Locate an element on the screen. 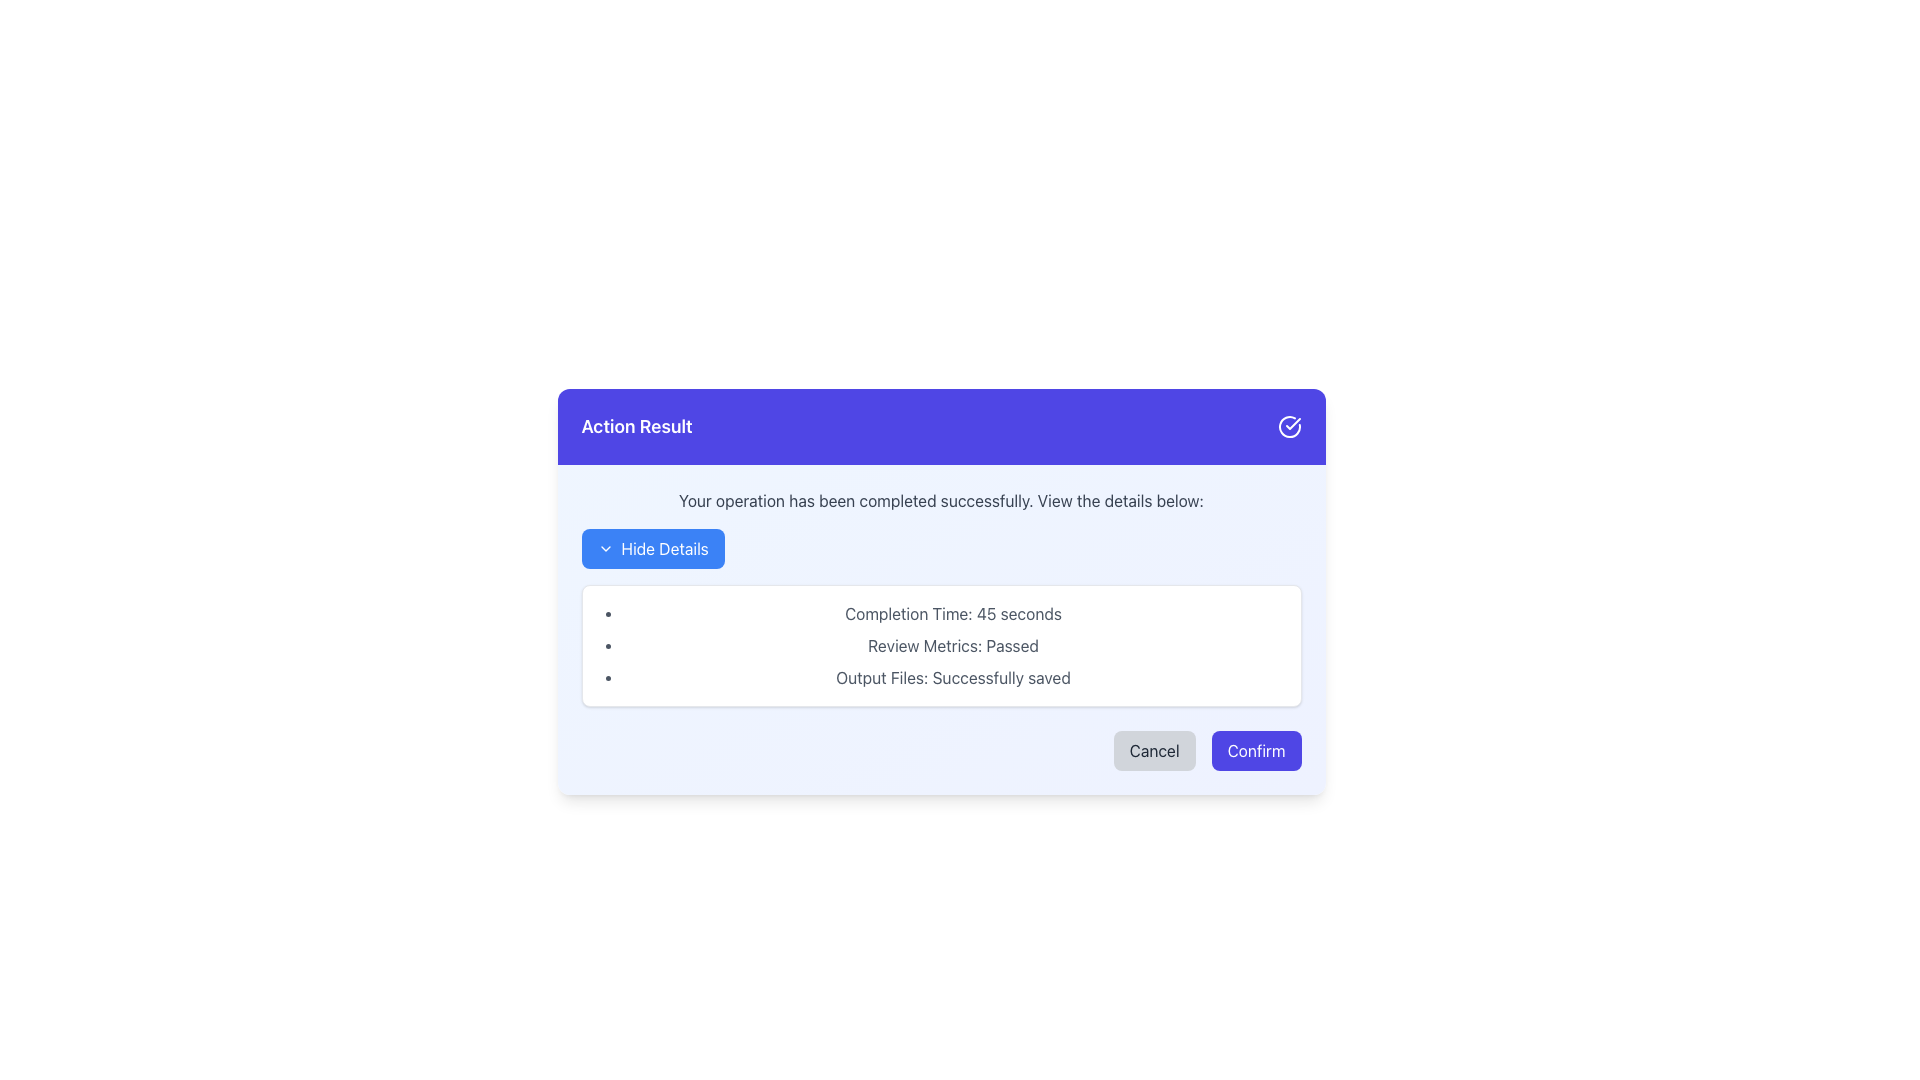 The height and width of the screenshot is (1080, 1920). the static text element that reads 'Completion Time: 45 seconds', which is the first item in a bulleted list under the blue header indicating successful operation completion is located at coordinates (952, 612).